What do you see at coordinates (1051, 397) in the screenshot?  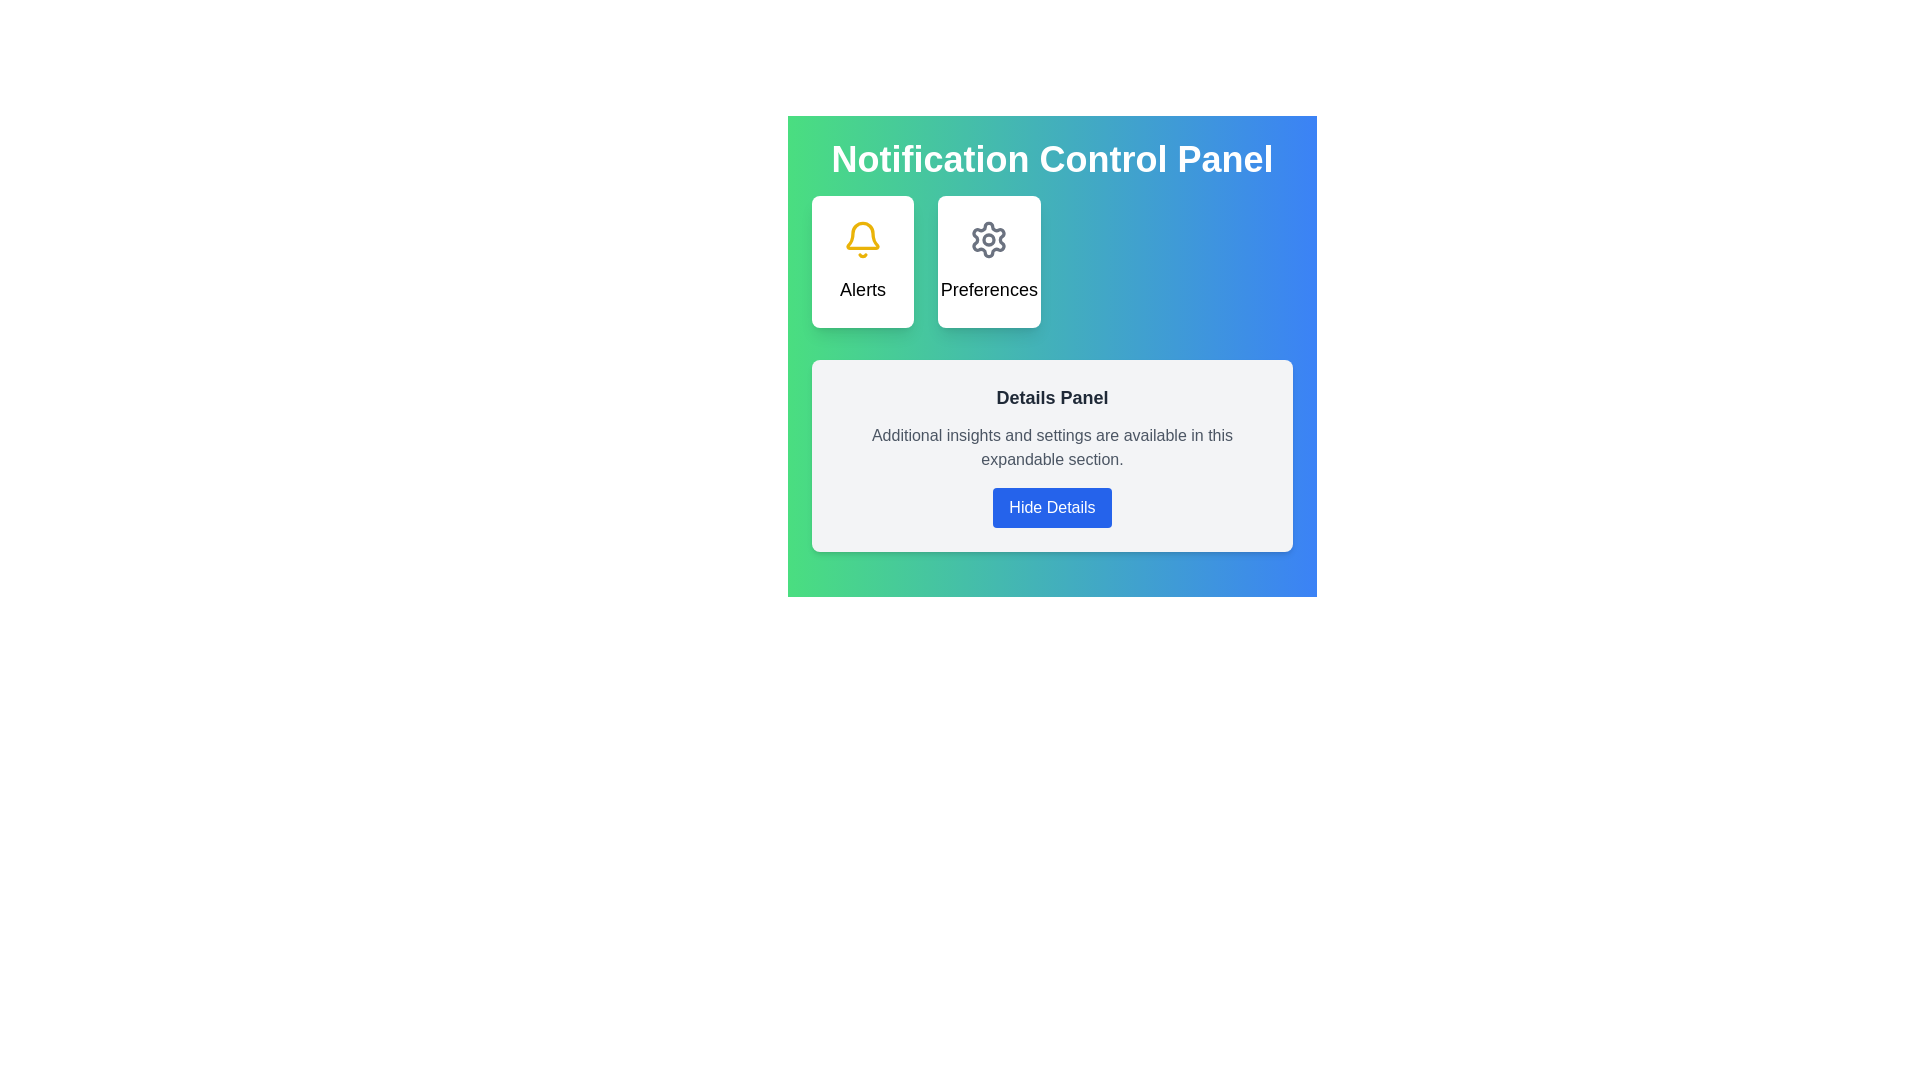 I see `the Text Header element that serves as the title for the 'Details Panel' section, positioned at the top-center of this panel` at bounding box center [1051, 397].